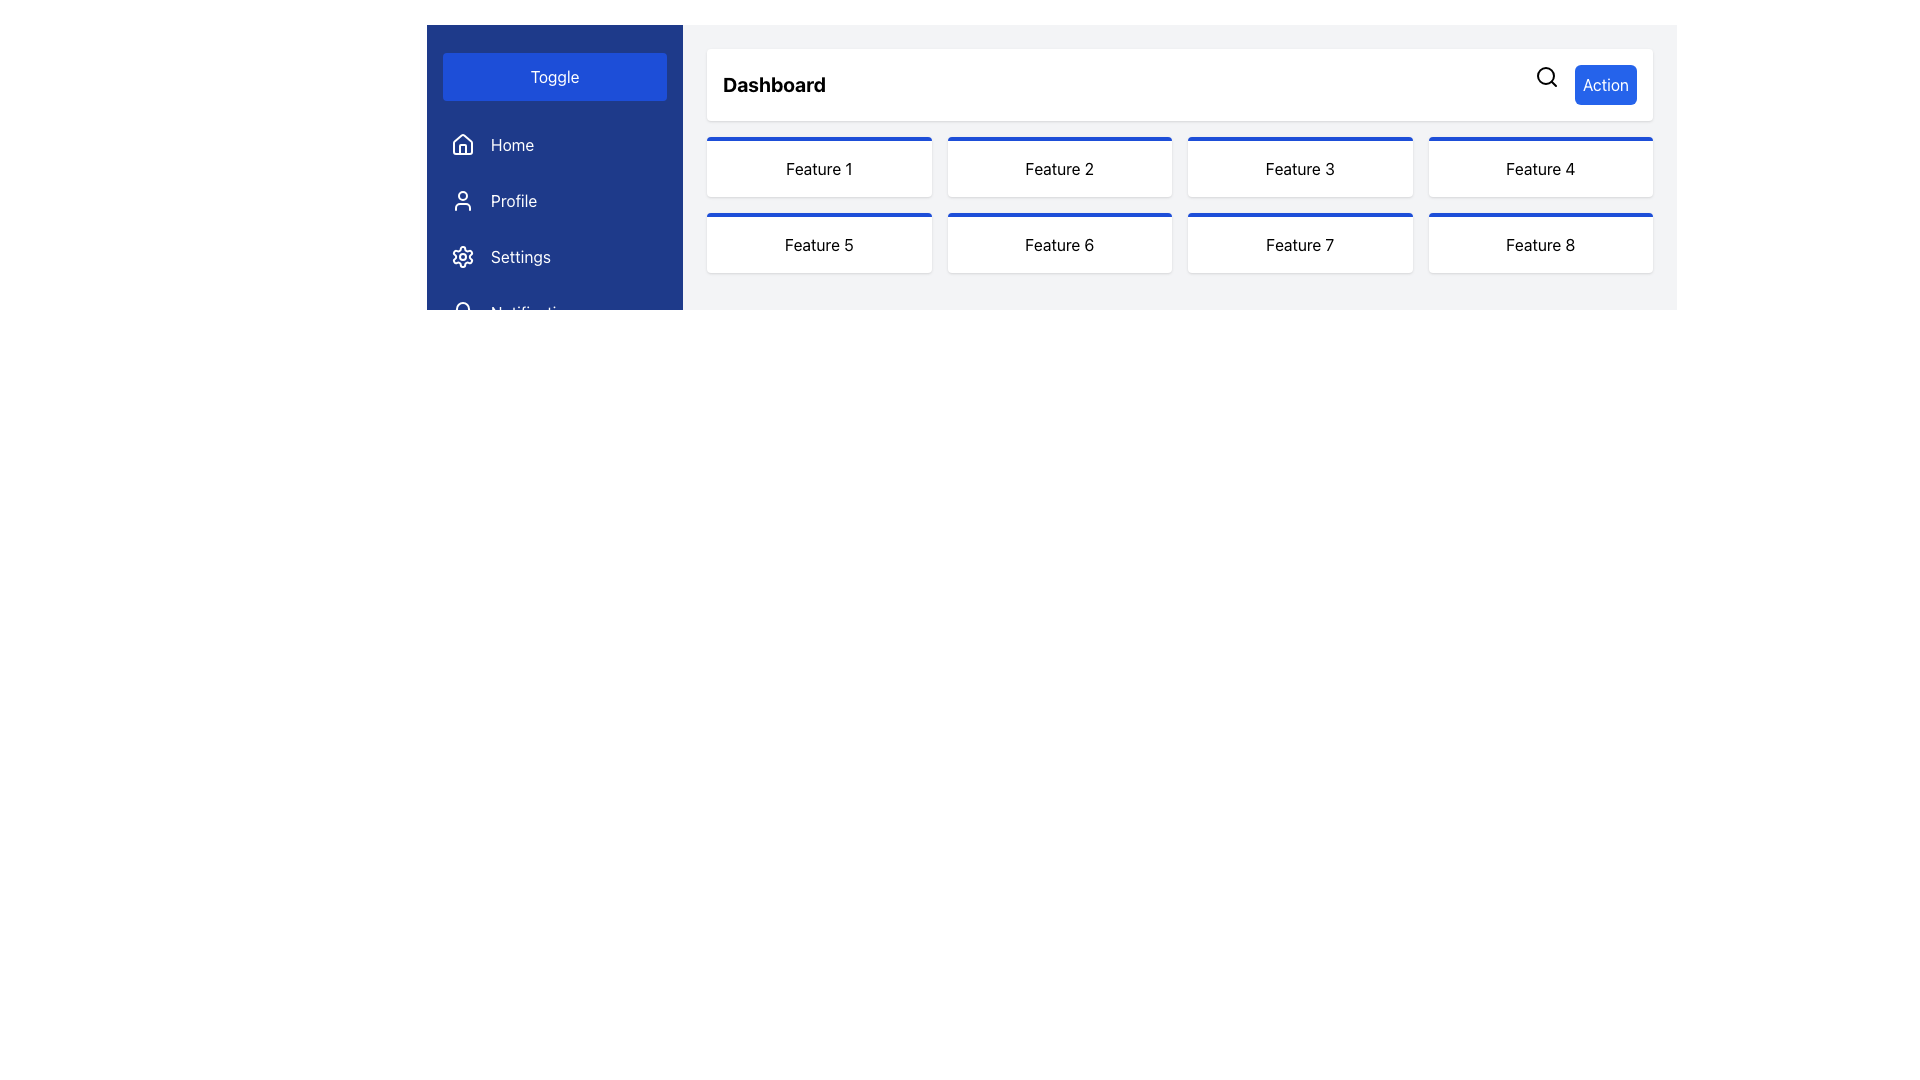 The height and width of the screenshot is (1080, 1920). What do you see at coordinates (536, 312) in the screenshot?
I see `the 'Notifications' label in the vertical navigation bar` at bounding box center [536, 312].